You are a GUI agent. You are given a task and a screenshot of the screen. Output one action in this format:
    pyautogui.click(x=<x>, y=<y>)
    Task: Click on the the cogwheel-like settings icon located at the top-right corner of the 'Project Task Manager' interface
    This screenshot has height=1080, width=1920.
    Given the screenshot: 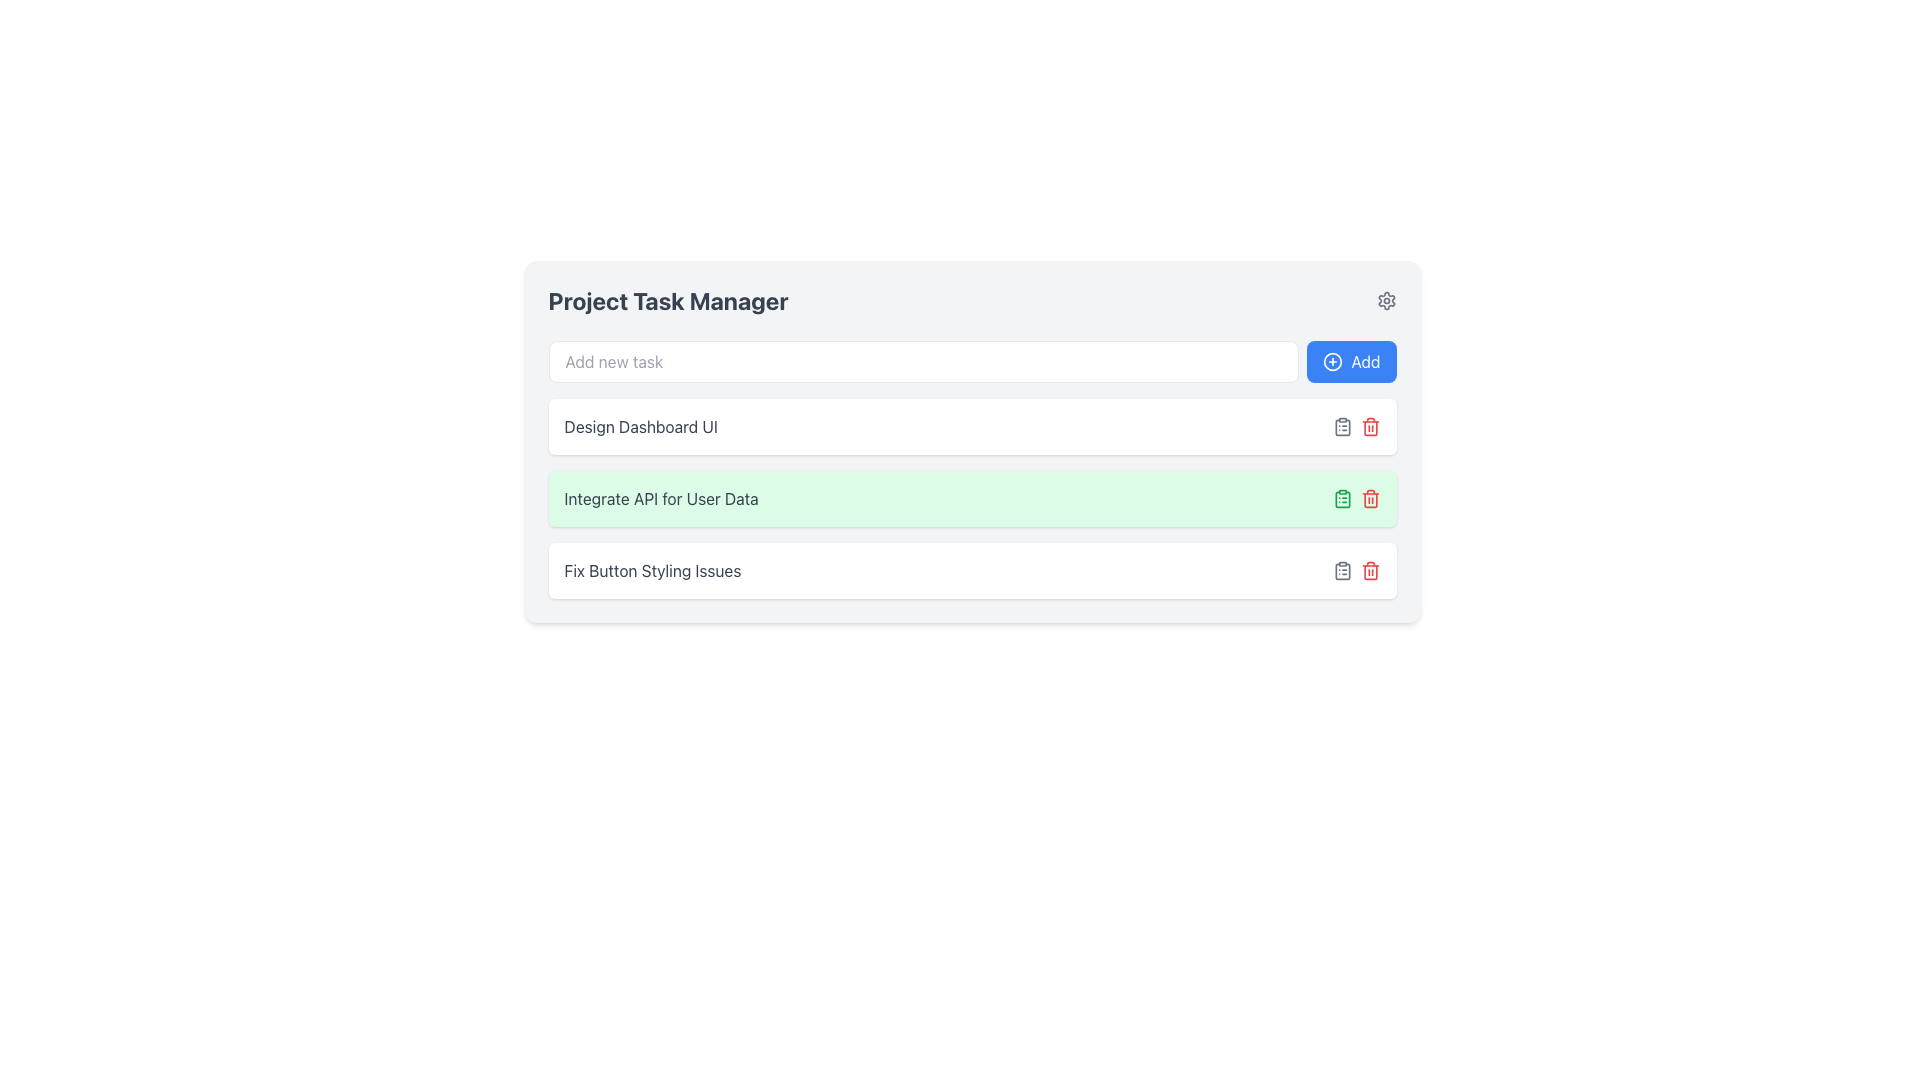 What is the action you would take?
    pyautogui.click(x=1385, y=300)
    